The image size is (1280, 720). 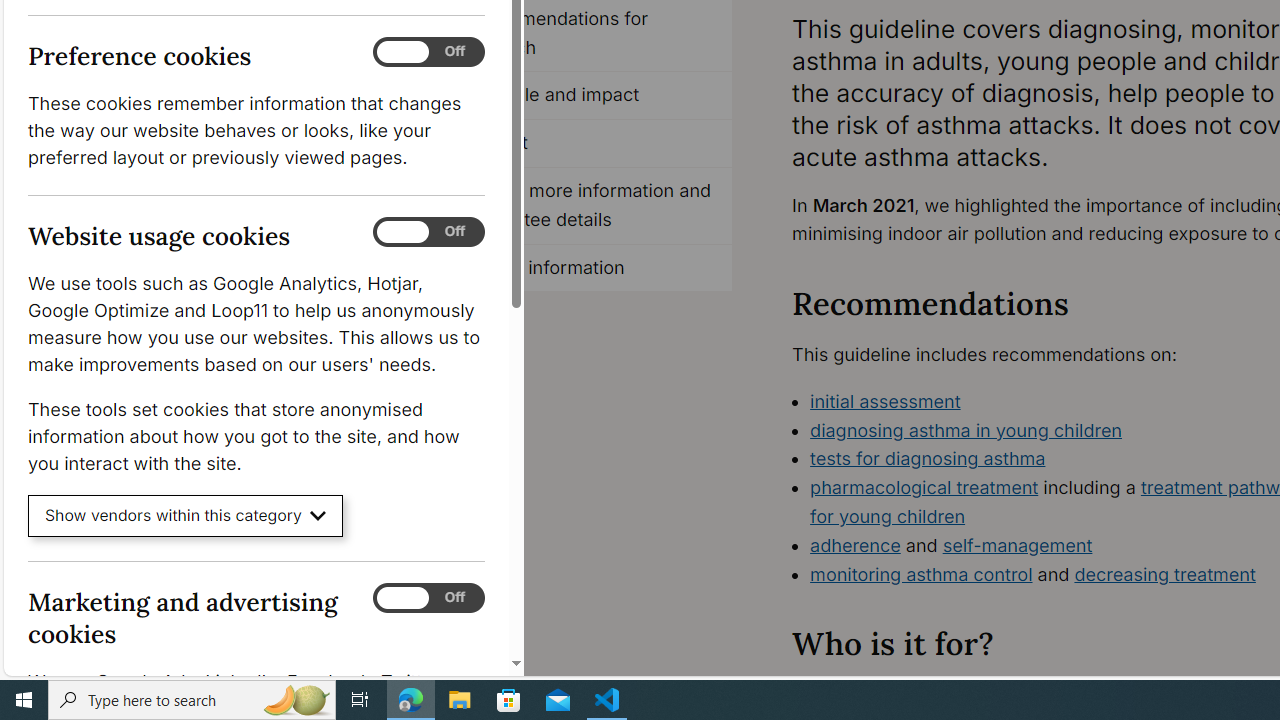 I want to click on 'decreasing treatment', so click(x=1164, y=573).